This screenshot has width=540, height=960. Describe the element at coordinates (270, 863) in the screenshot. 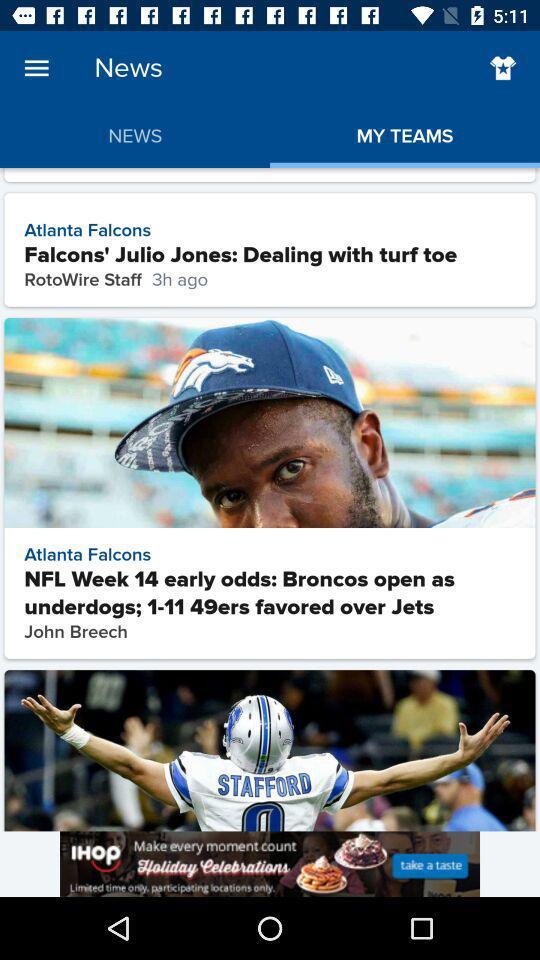

I see `advert` at that location.